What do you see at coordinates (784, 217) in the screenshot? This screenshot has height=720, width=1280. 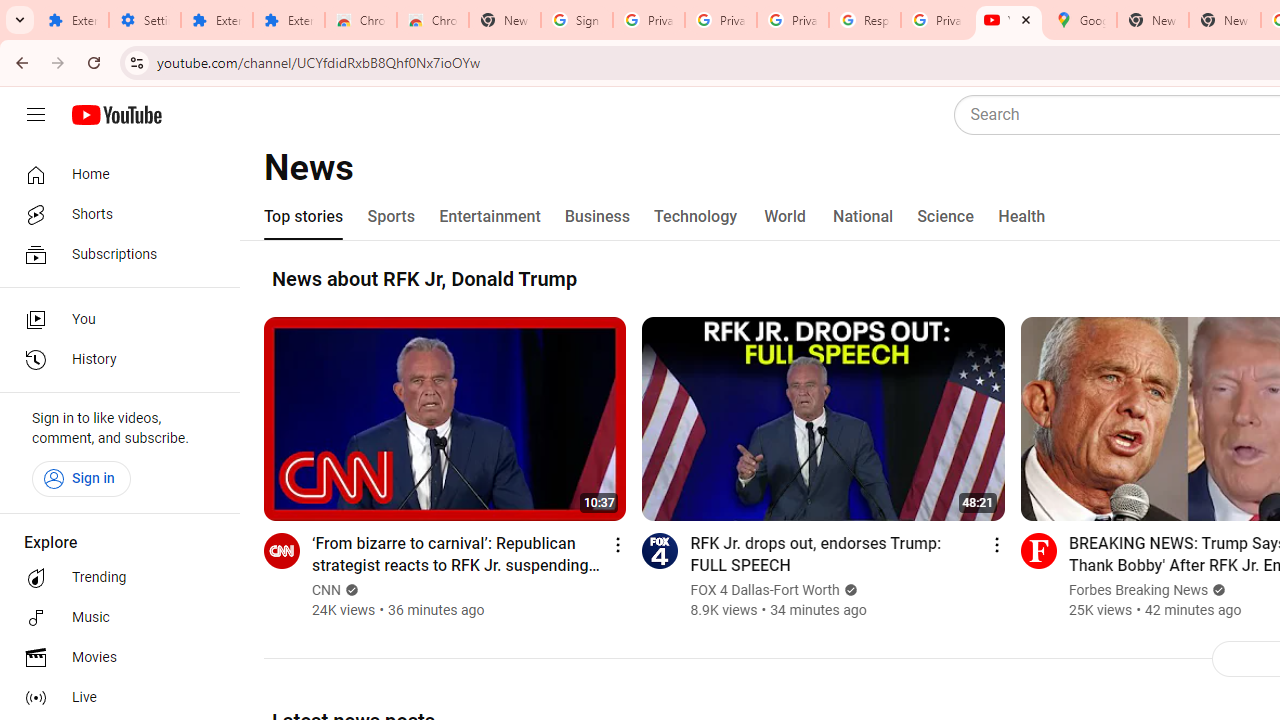 I see `'World'` at bounding box center [784, 217].